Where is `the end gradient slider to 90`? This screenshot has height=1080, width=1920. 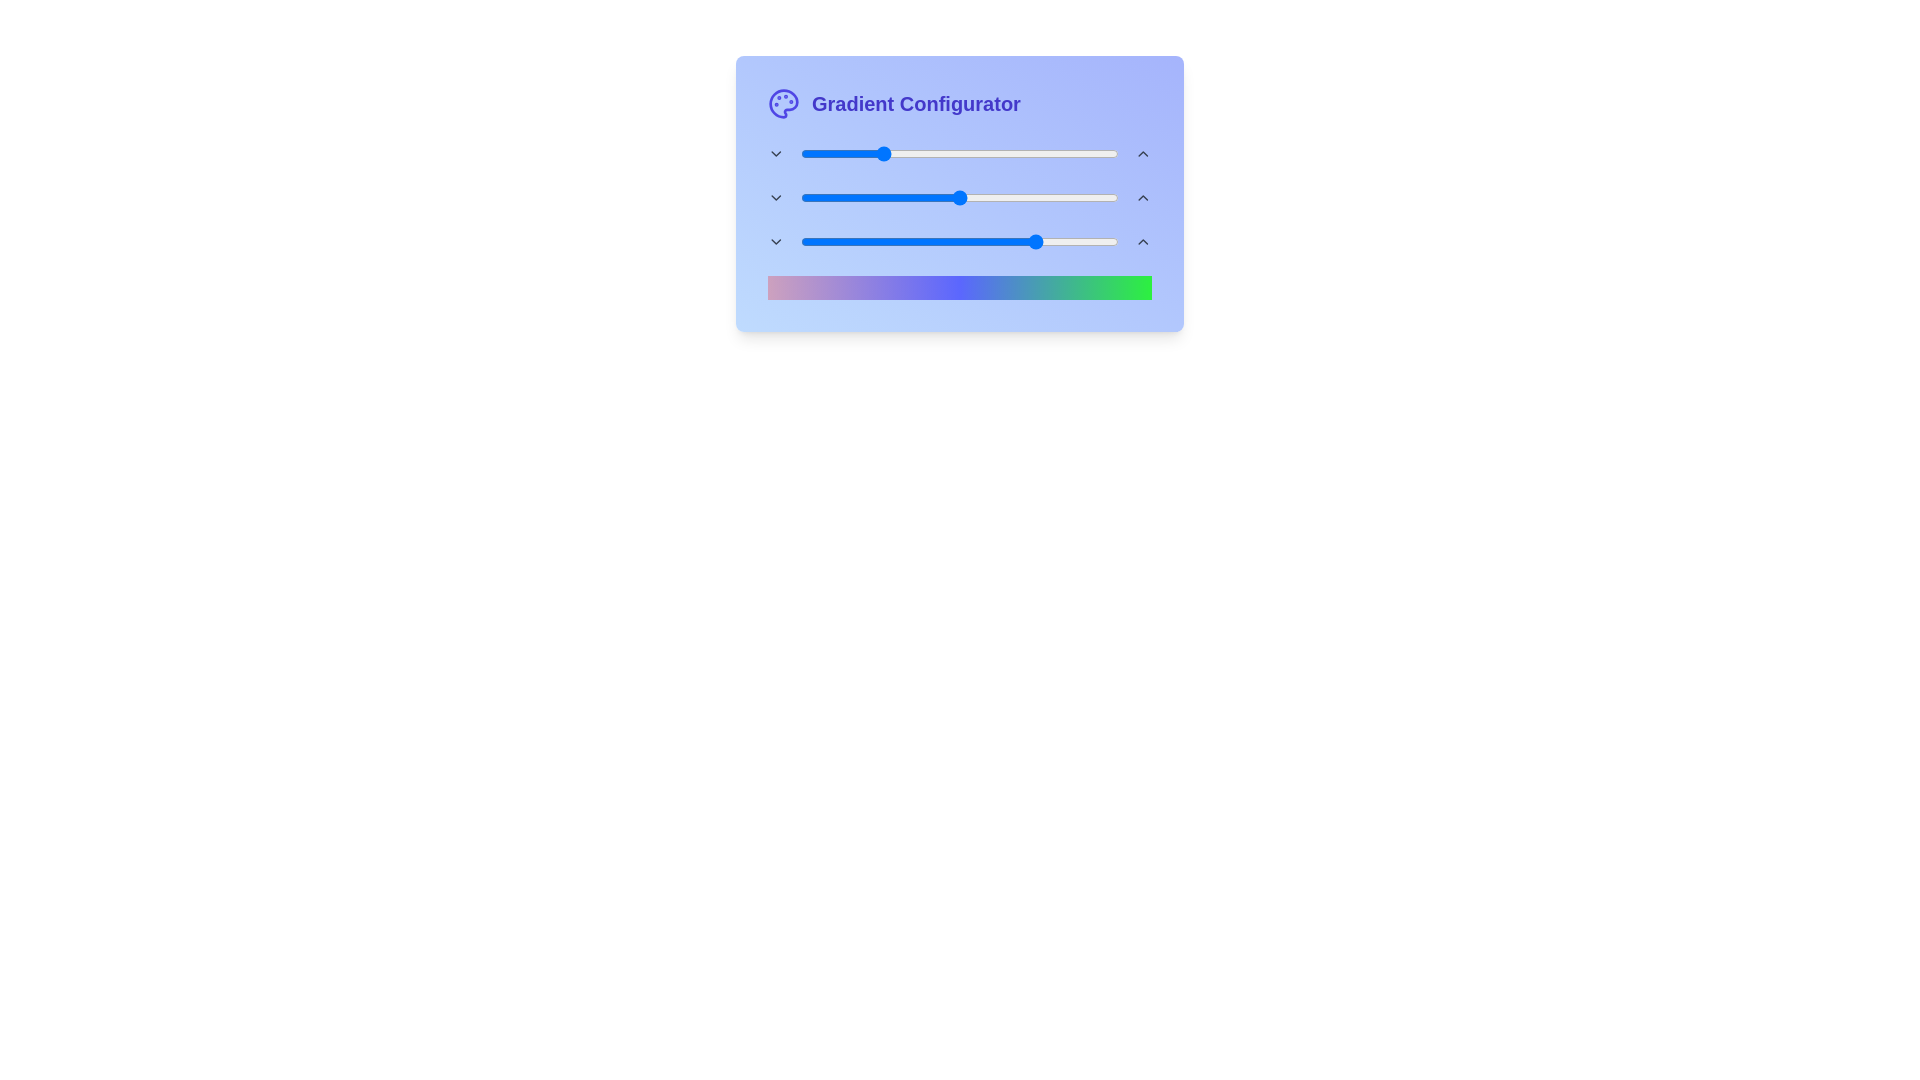
the end gradient slider to 90 is located at coordinates (1086, 241).